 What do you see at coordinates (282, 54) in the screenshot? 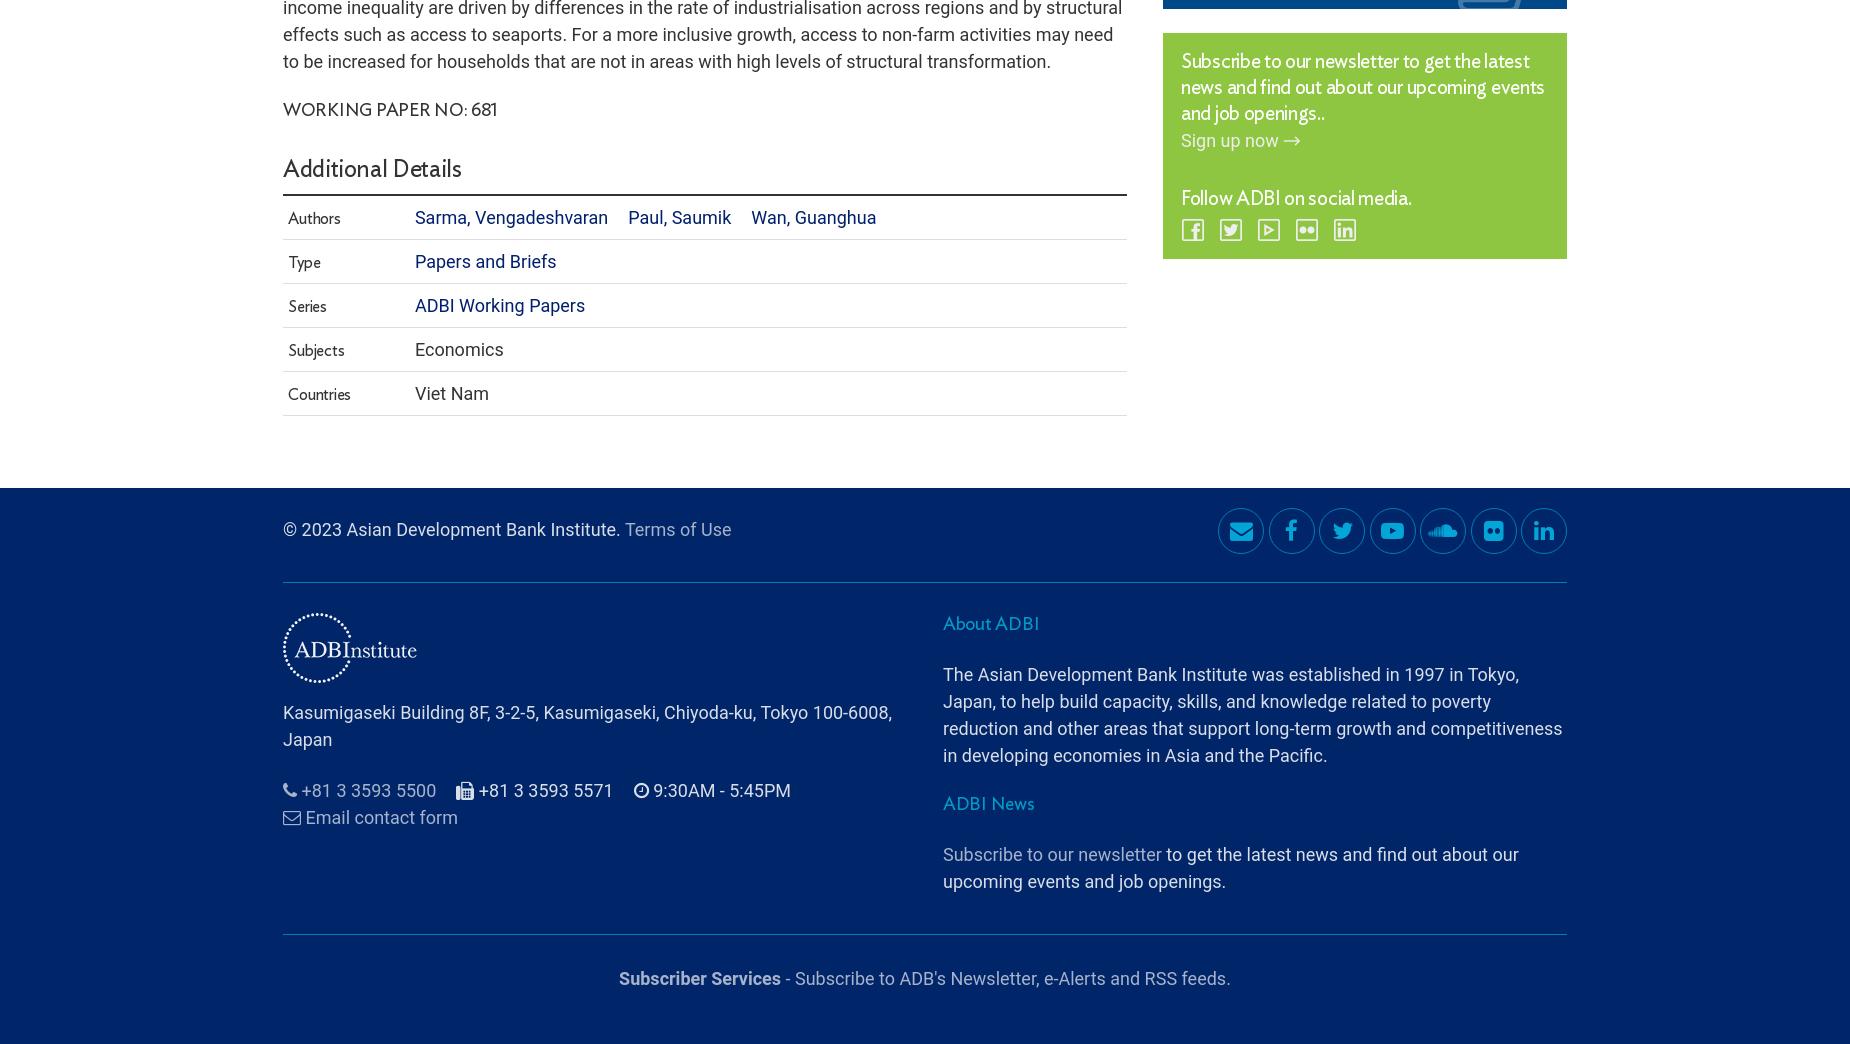
I see `'WORKING PAPER NO: 681'` at bounding box center [282, 54].